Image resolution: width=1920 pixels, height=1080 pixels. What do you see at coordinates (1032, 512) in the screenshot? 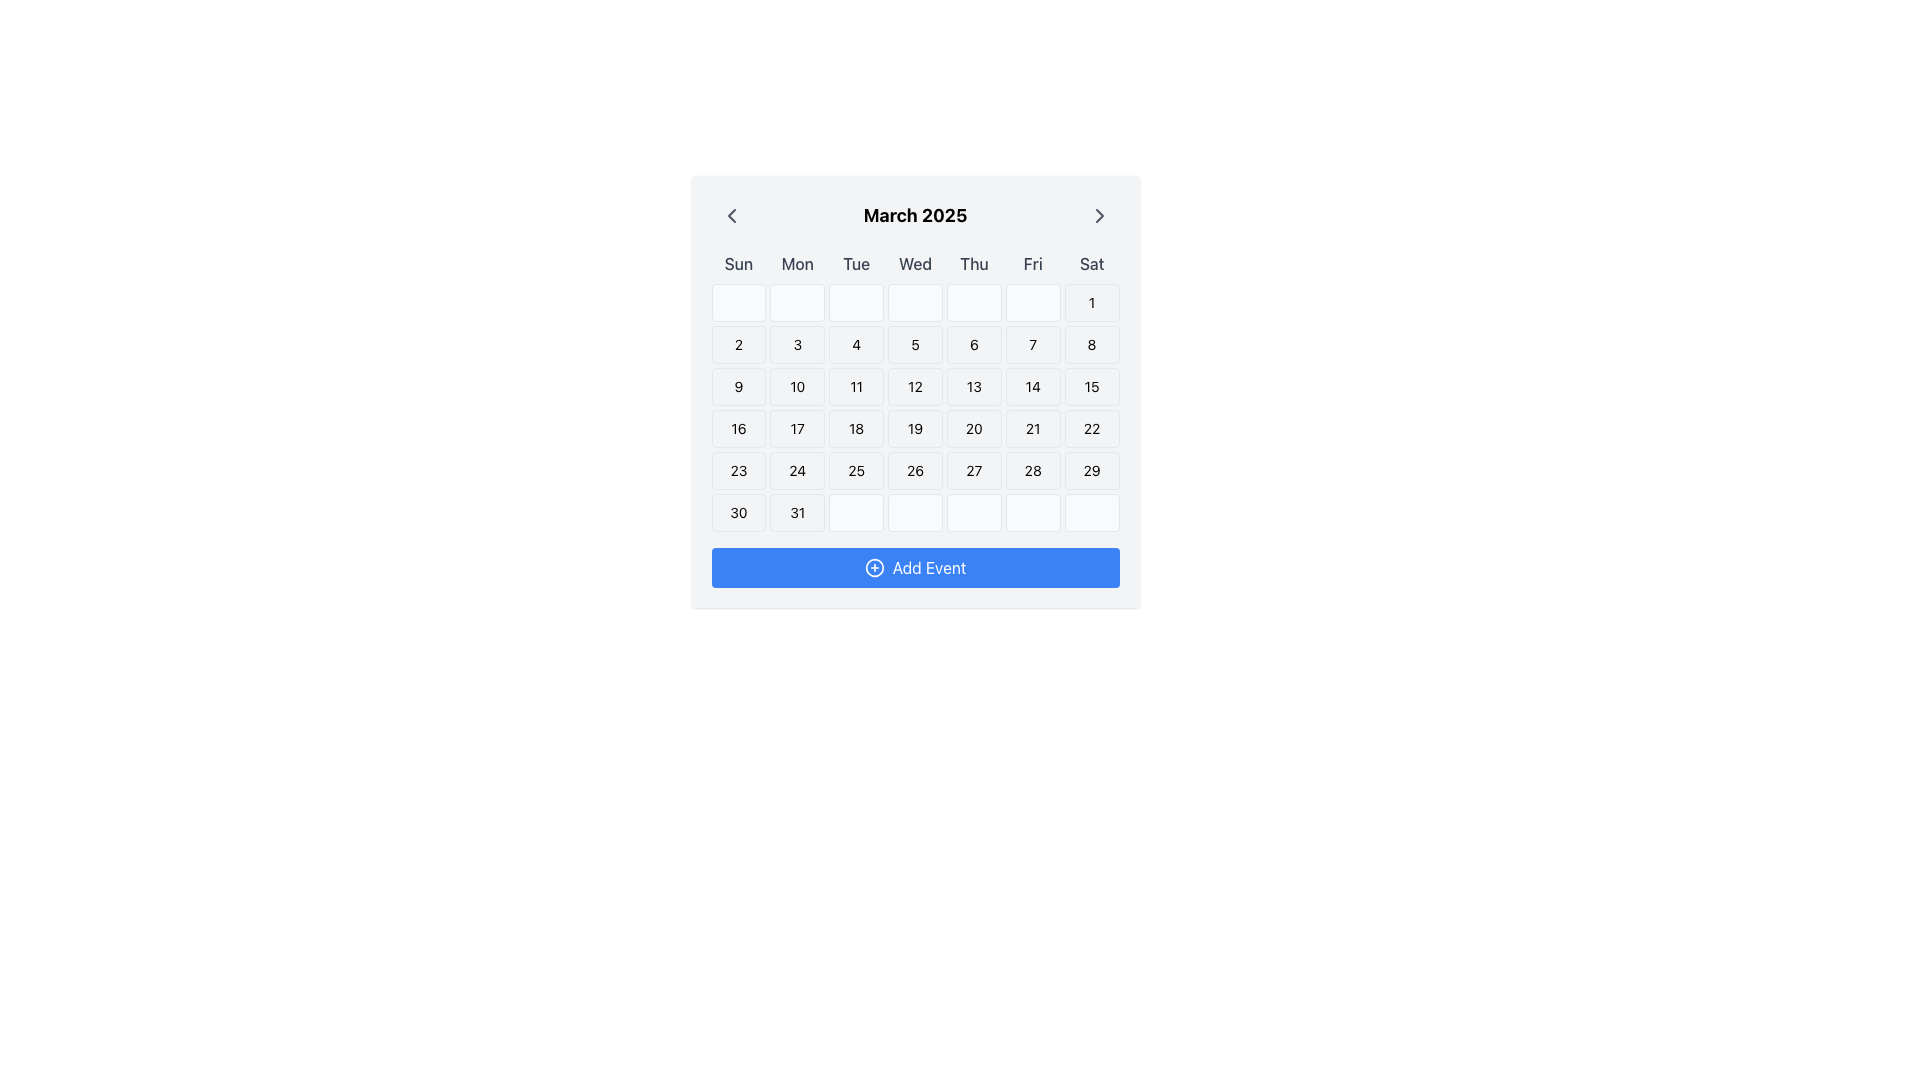
I see `the empty calendar grid date cell for March 28th, which is the sixth cell in the sixth row of the calendar` at bounding box center [1032, 512].